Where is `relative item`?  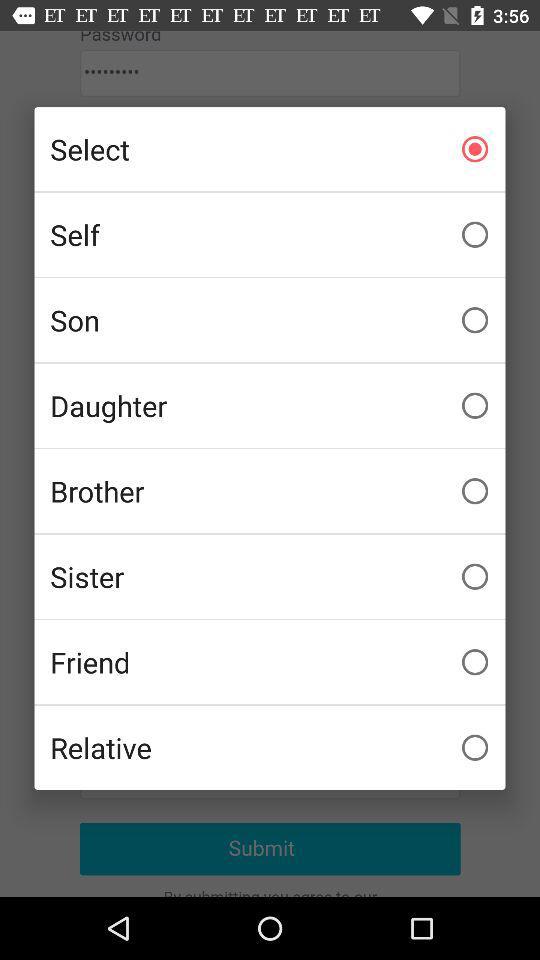
relative item is located at coordinates (270, 746).